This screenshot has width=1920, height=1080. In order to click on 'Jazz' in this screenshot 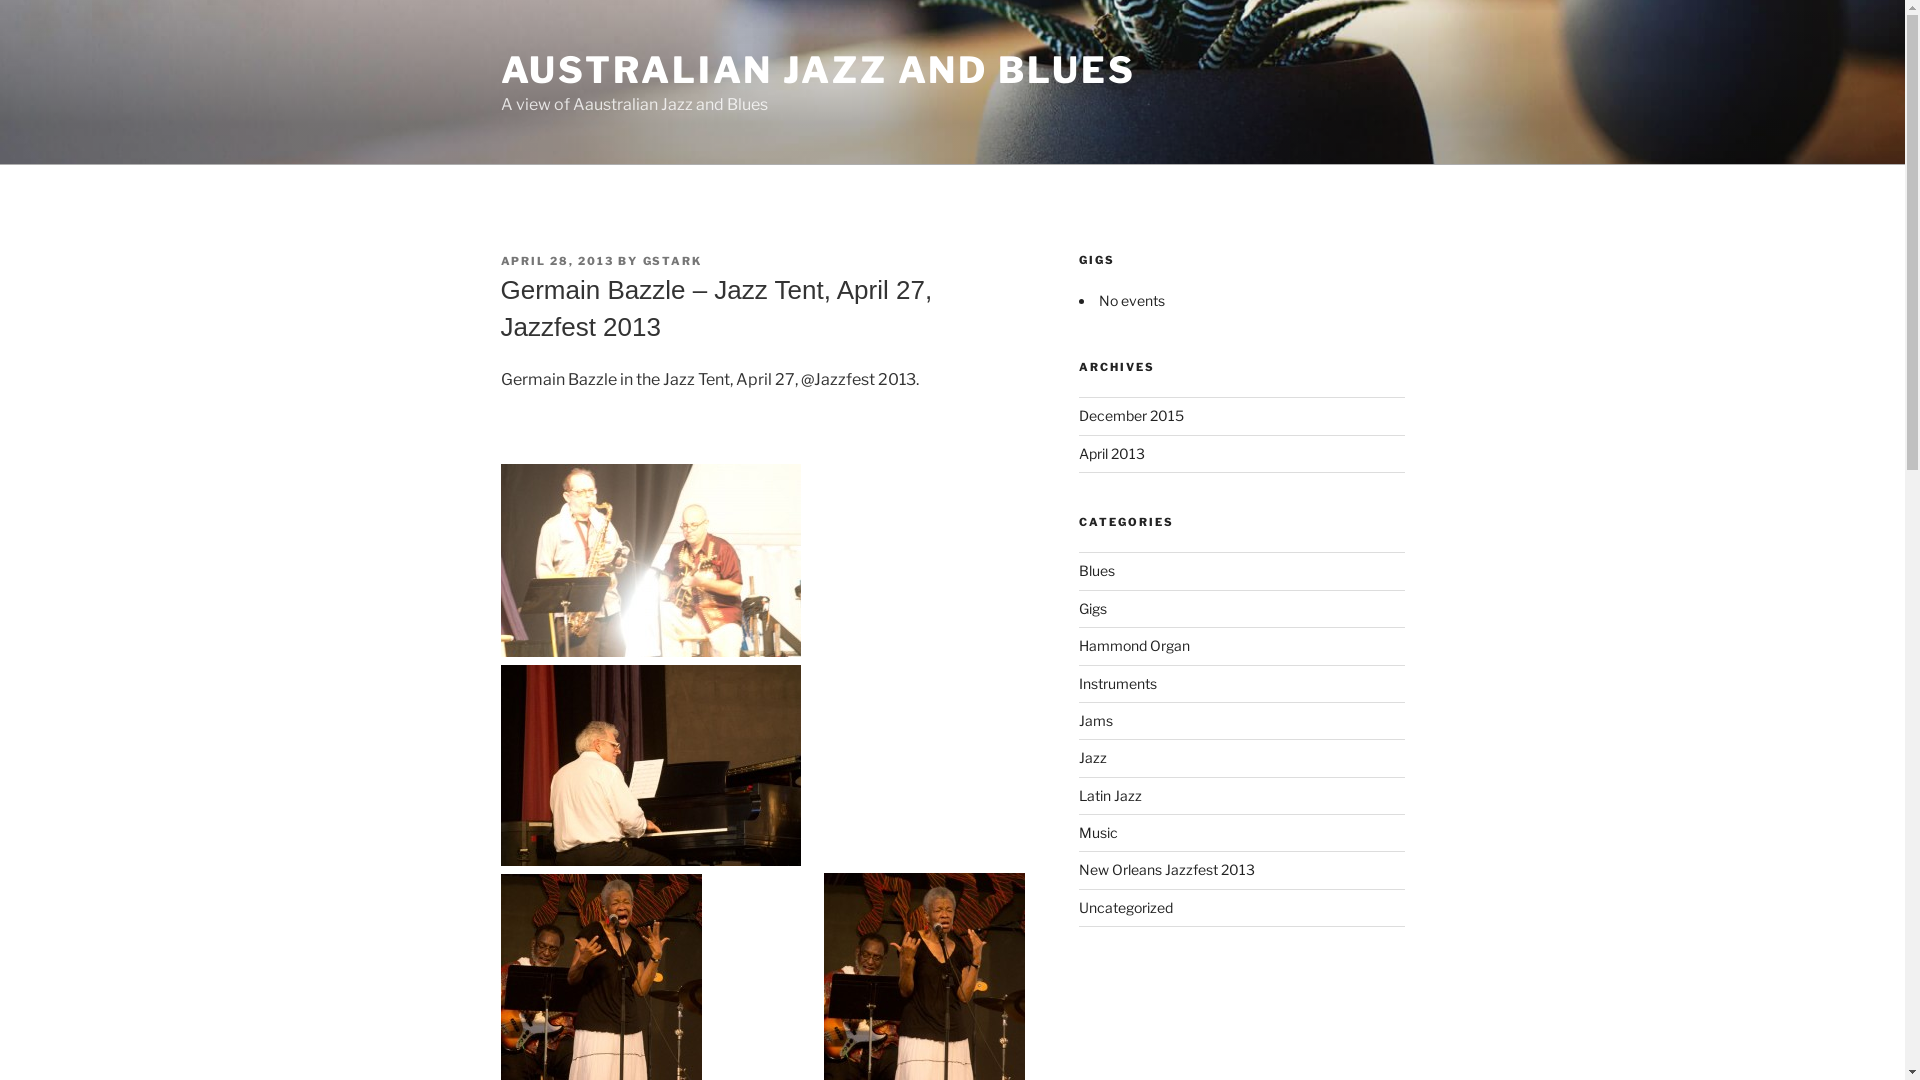, I will do `click(1092, 757)`.